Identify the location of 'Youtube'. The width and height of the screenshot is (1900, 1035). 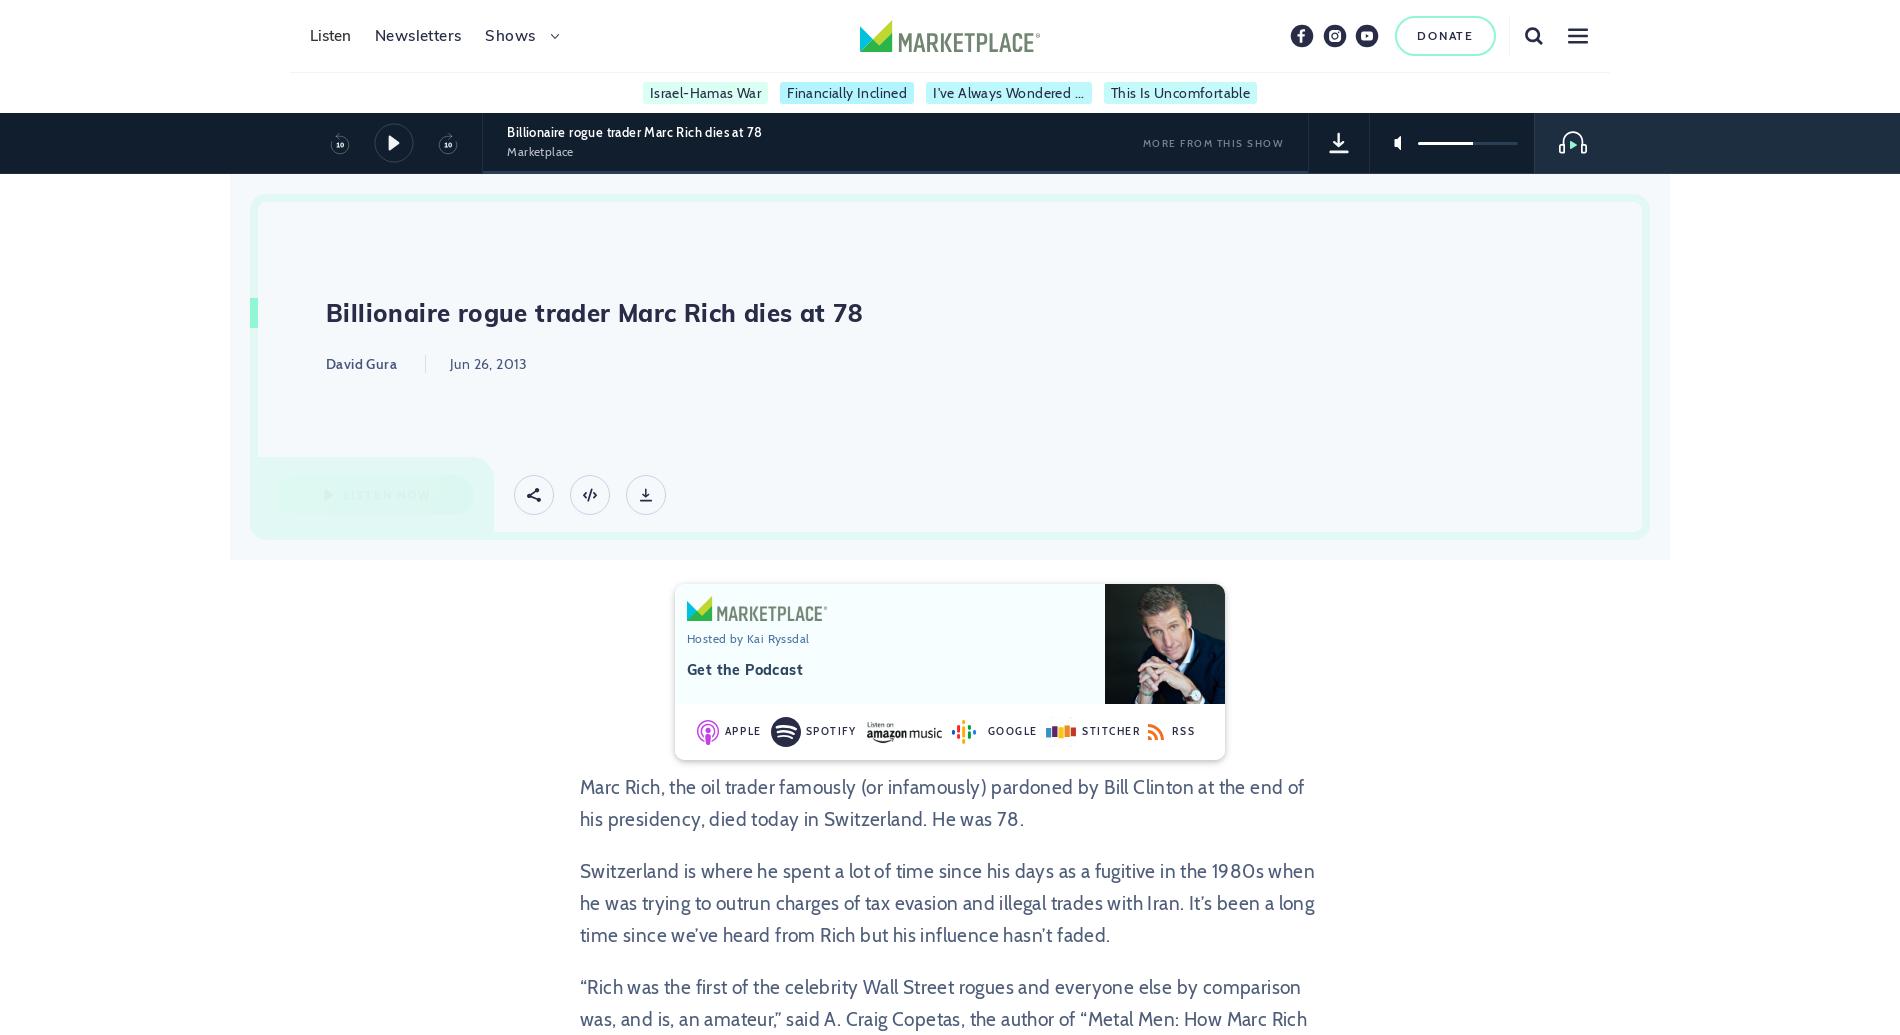
(1354, 23).